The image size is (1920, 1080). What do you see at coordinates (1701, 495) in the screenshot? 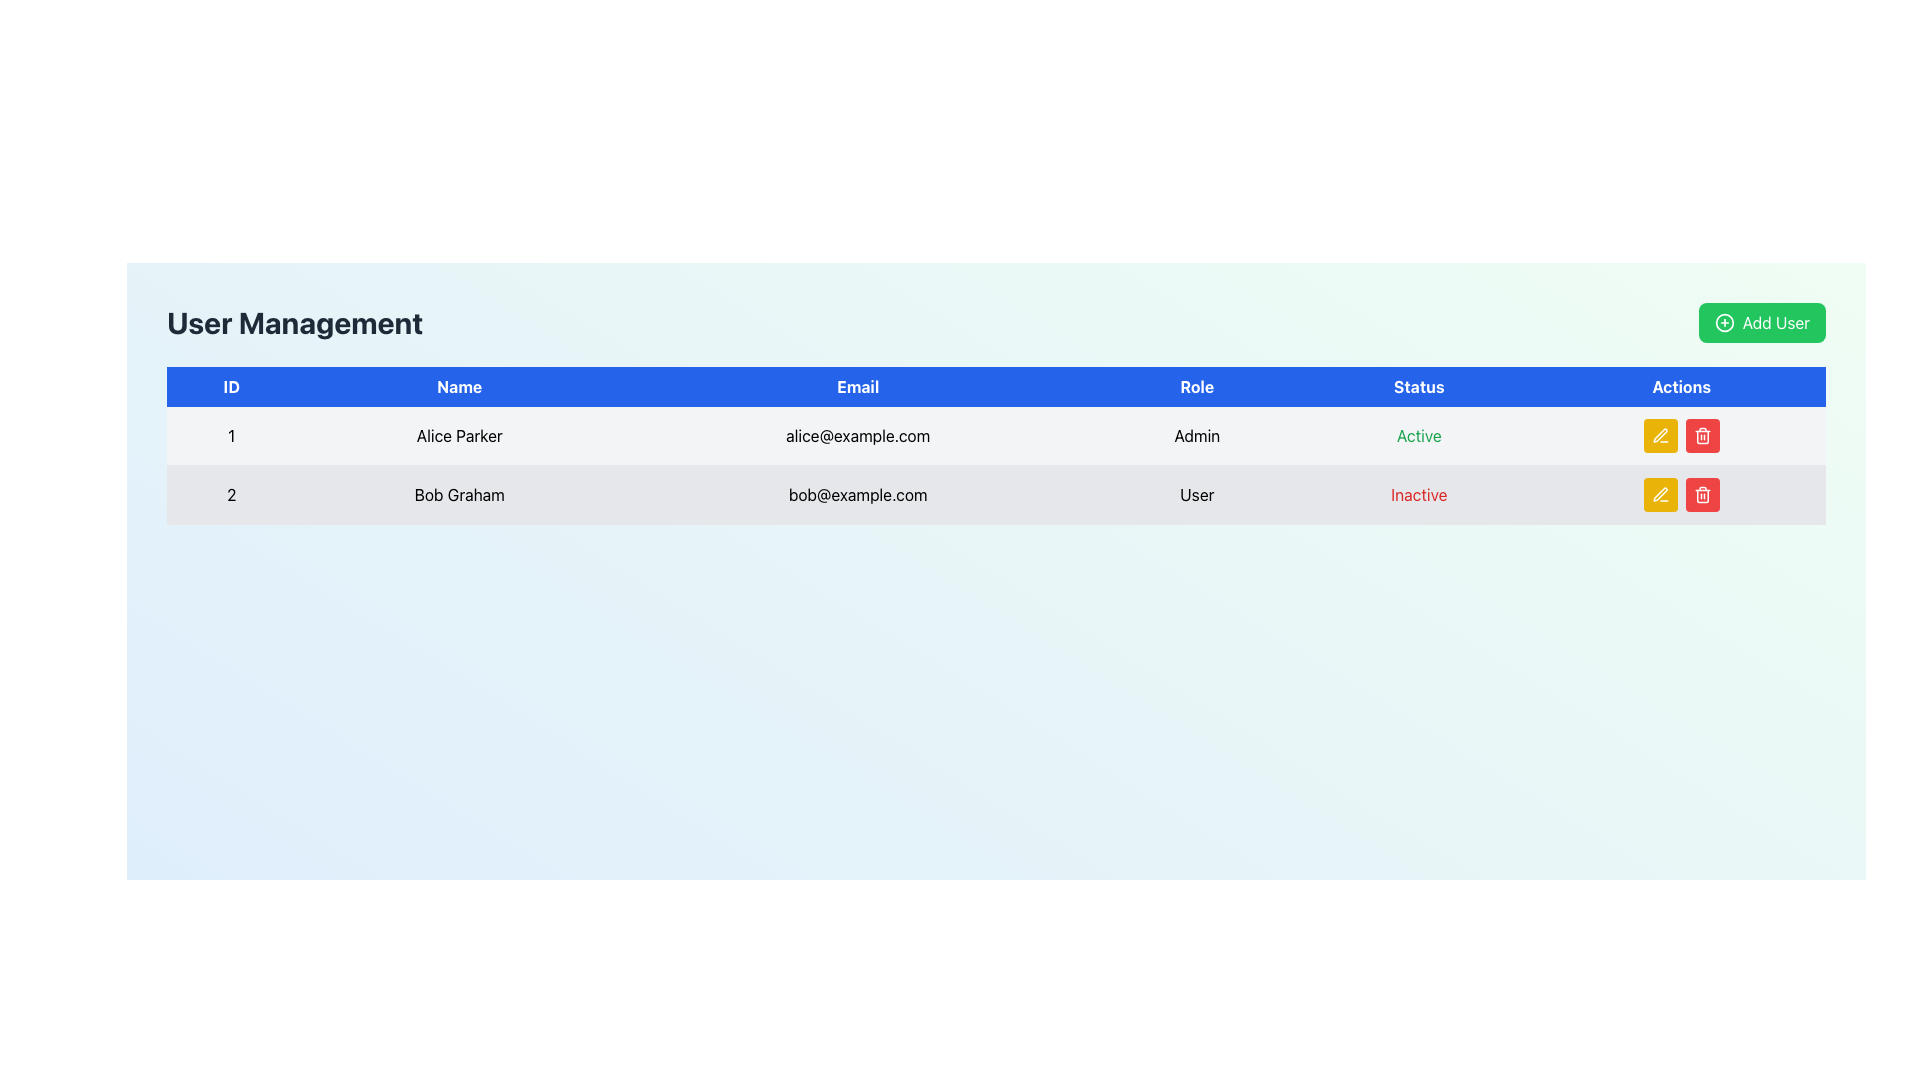
I see `the delete button icon located in the second row of the user management table's 'Actions' column` at bounding box center [1701, 495].